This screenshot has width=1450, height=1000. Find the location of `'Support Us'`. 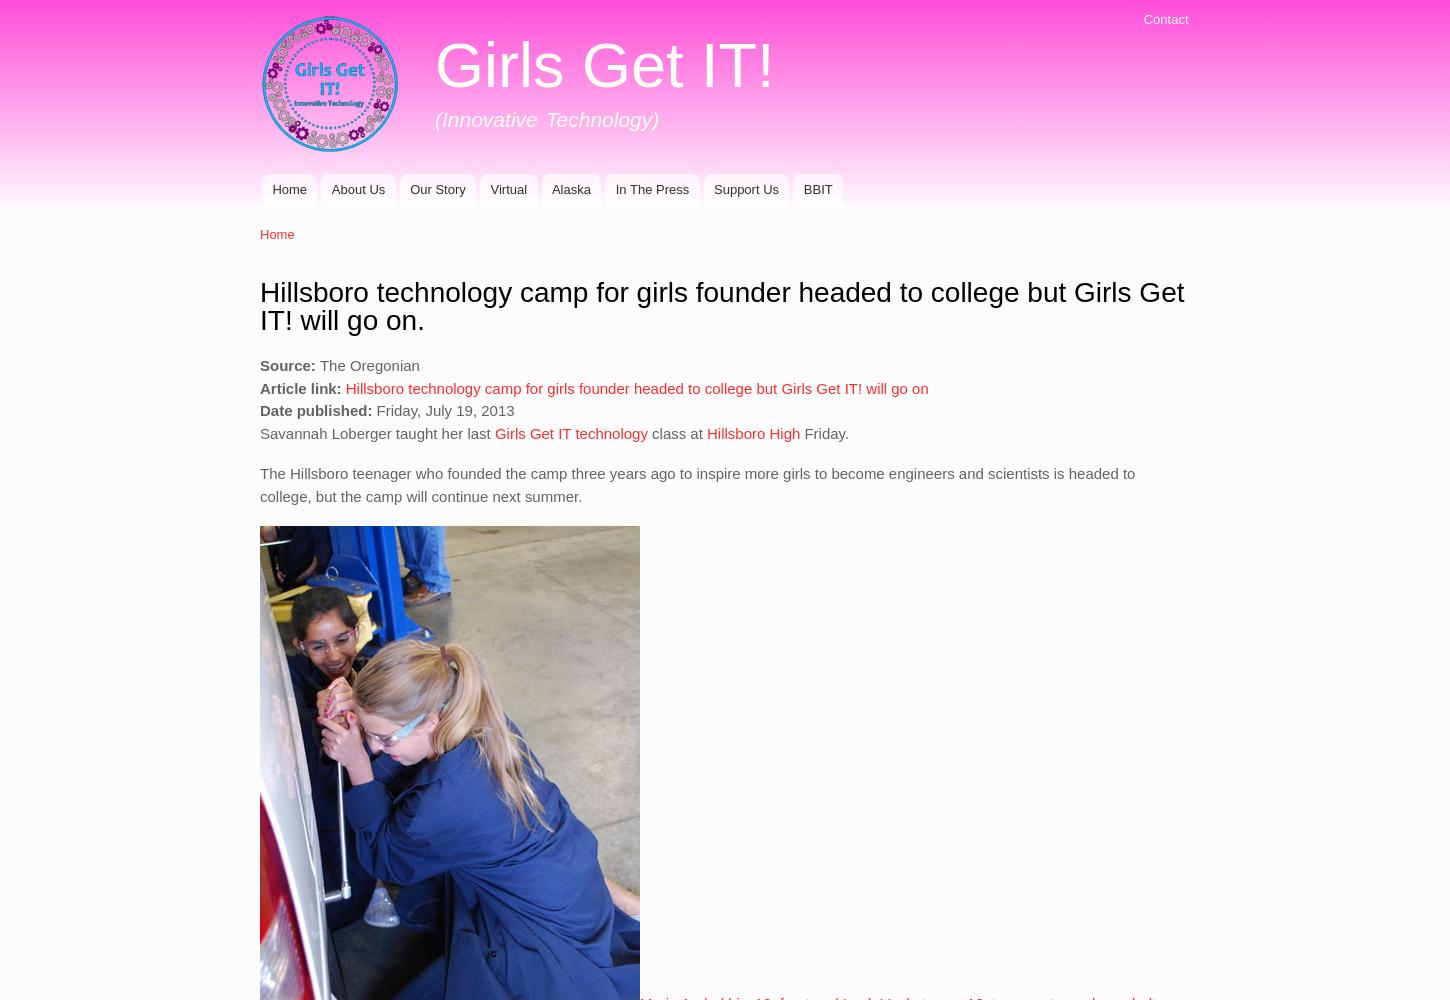

'Support Us' is located at coordinates (746, 188).